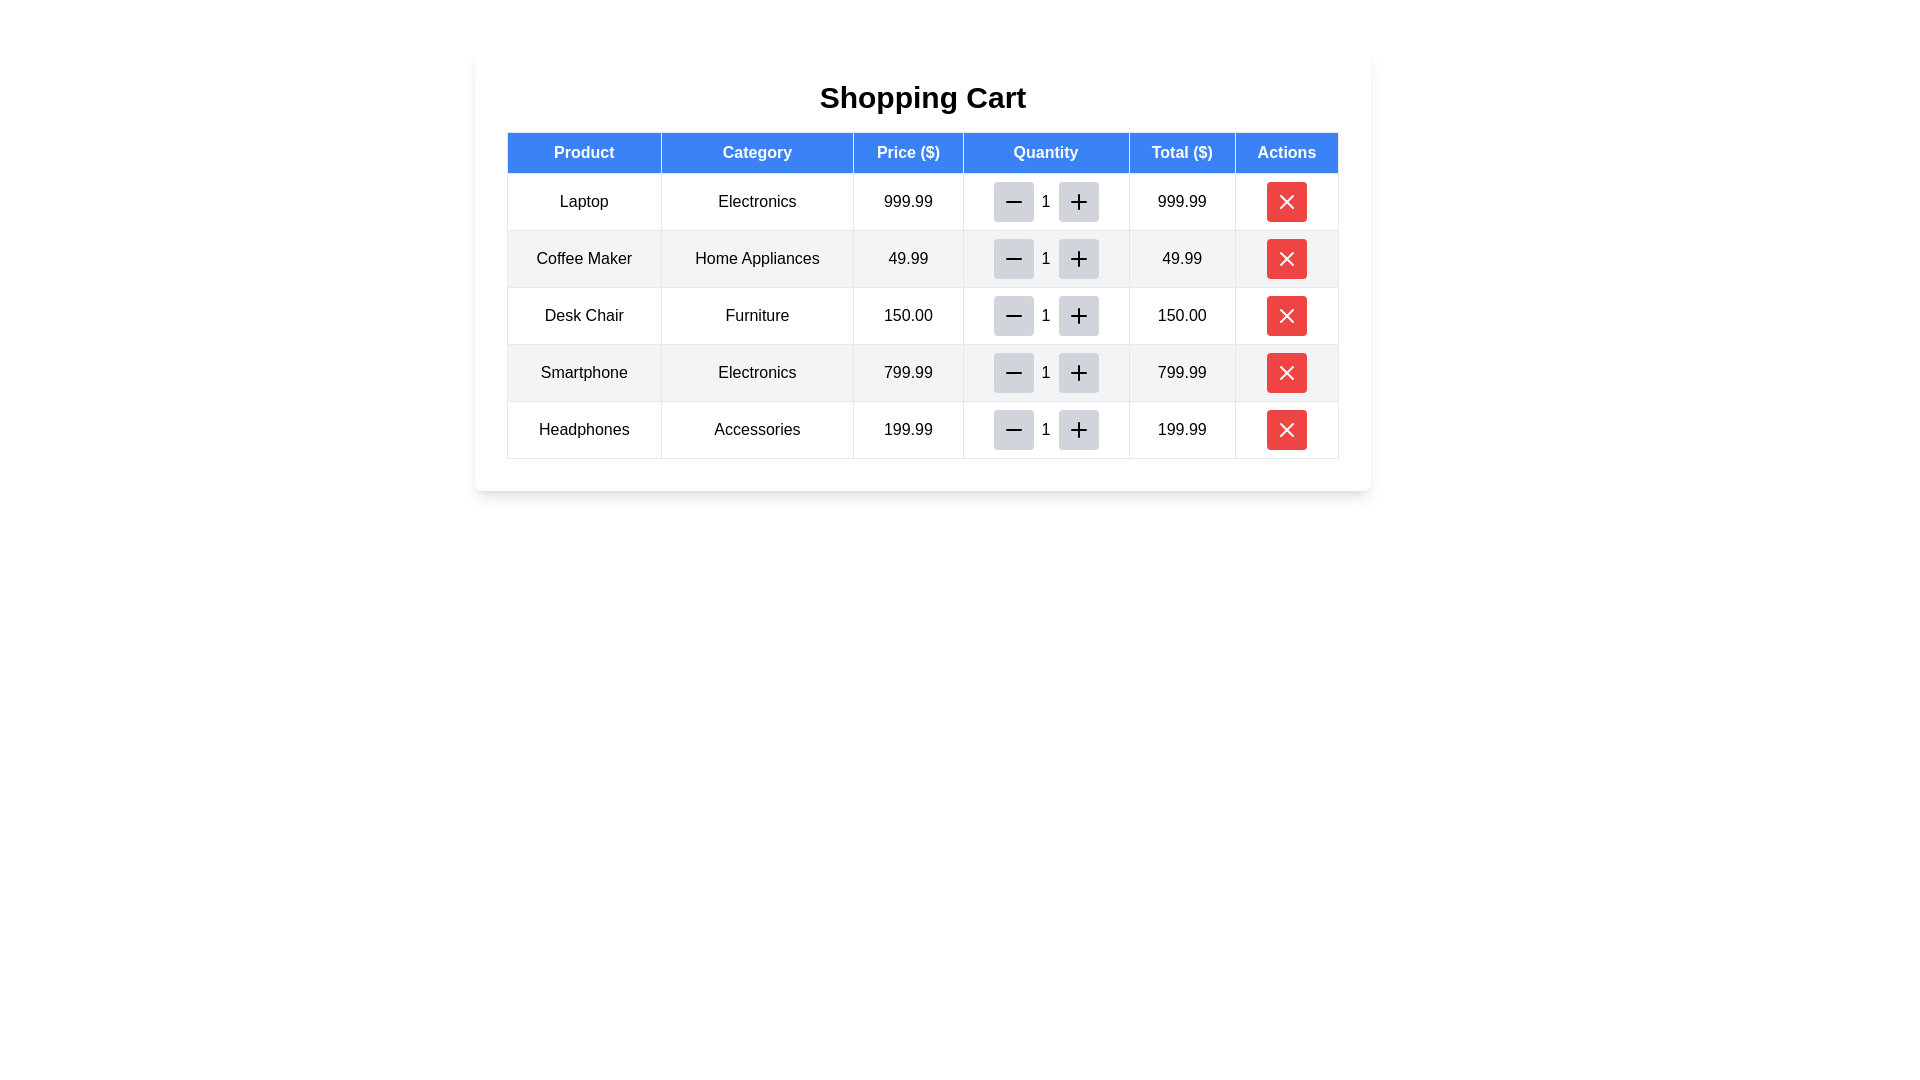  What do you see at coordinates (1013, 315) in the screenshot?
I see `the decrement button for the 'Desk Chair'` at bounding box center [1013, 315].